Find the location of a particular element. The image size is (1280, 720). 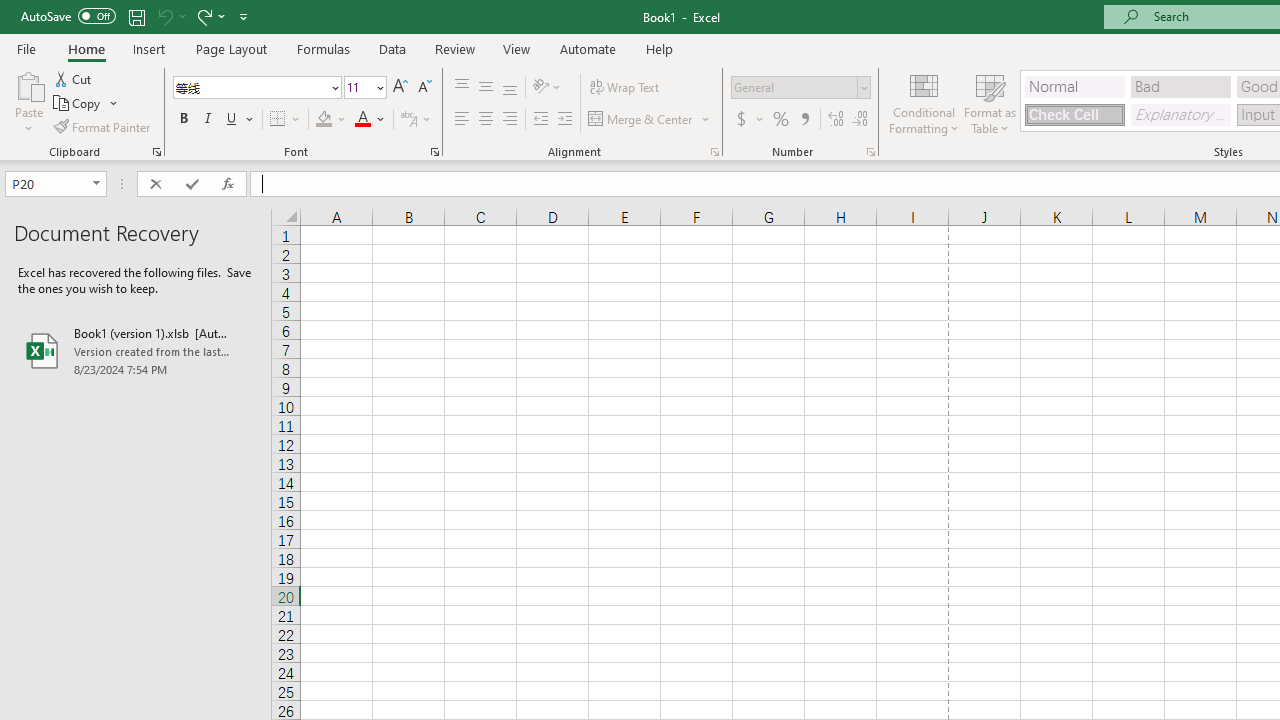

'Font' is located at coordinates (256, 86).